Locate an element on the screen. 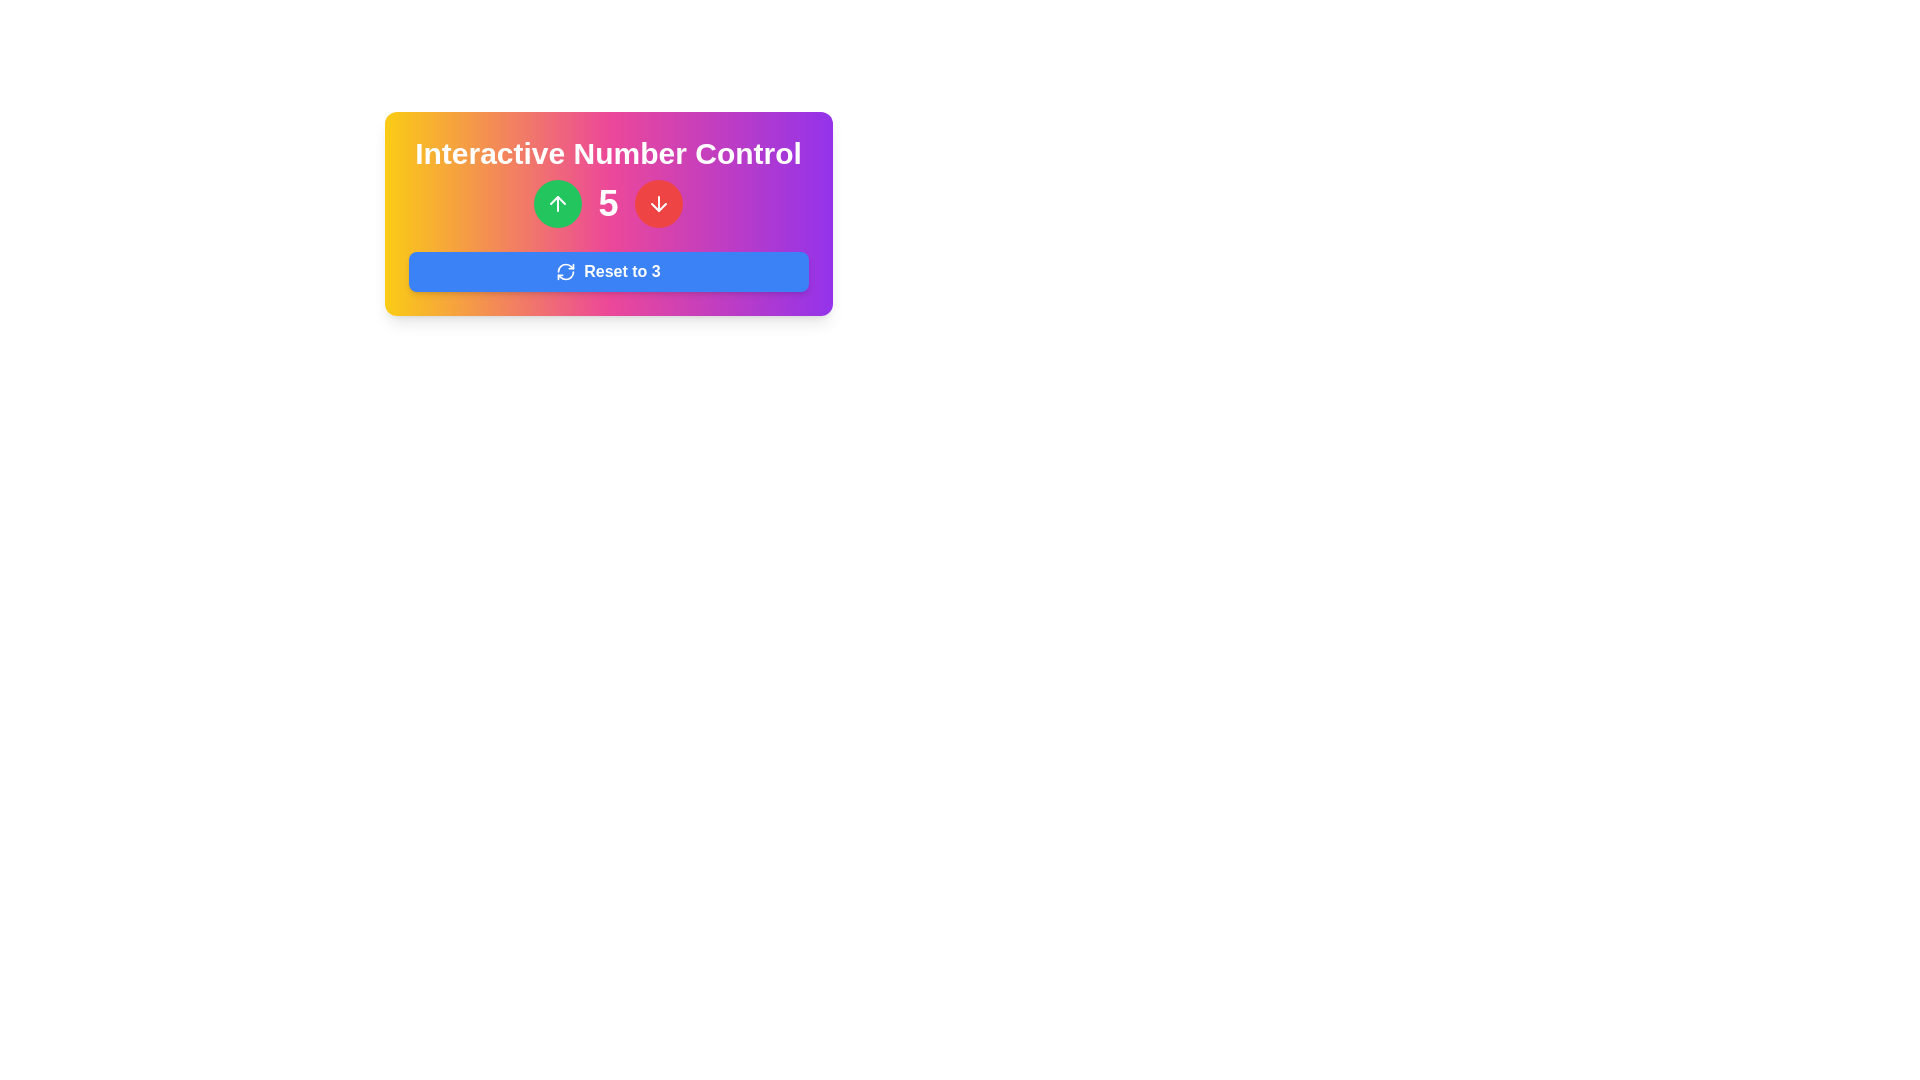  displayed value of the static text label that indicates the reset button for the numeric control value is located at coordinates (621, 272).